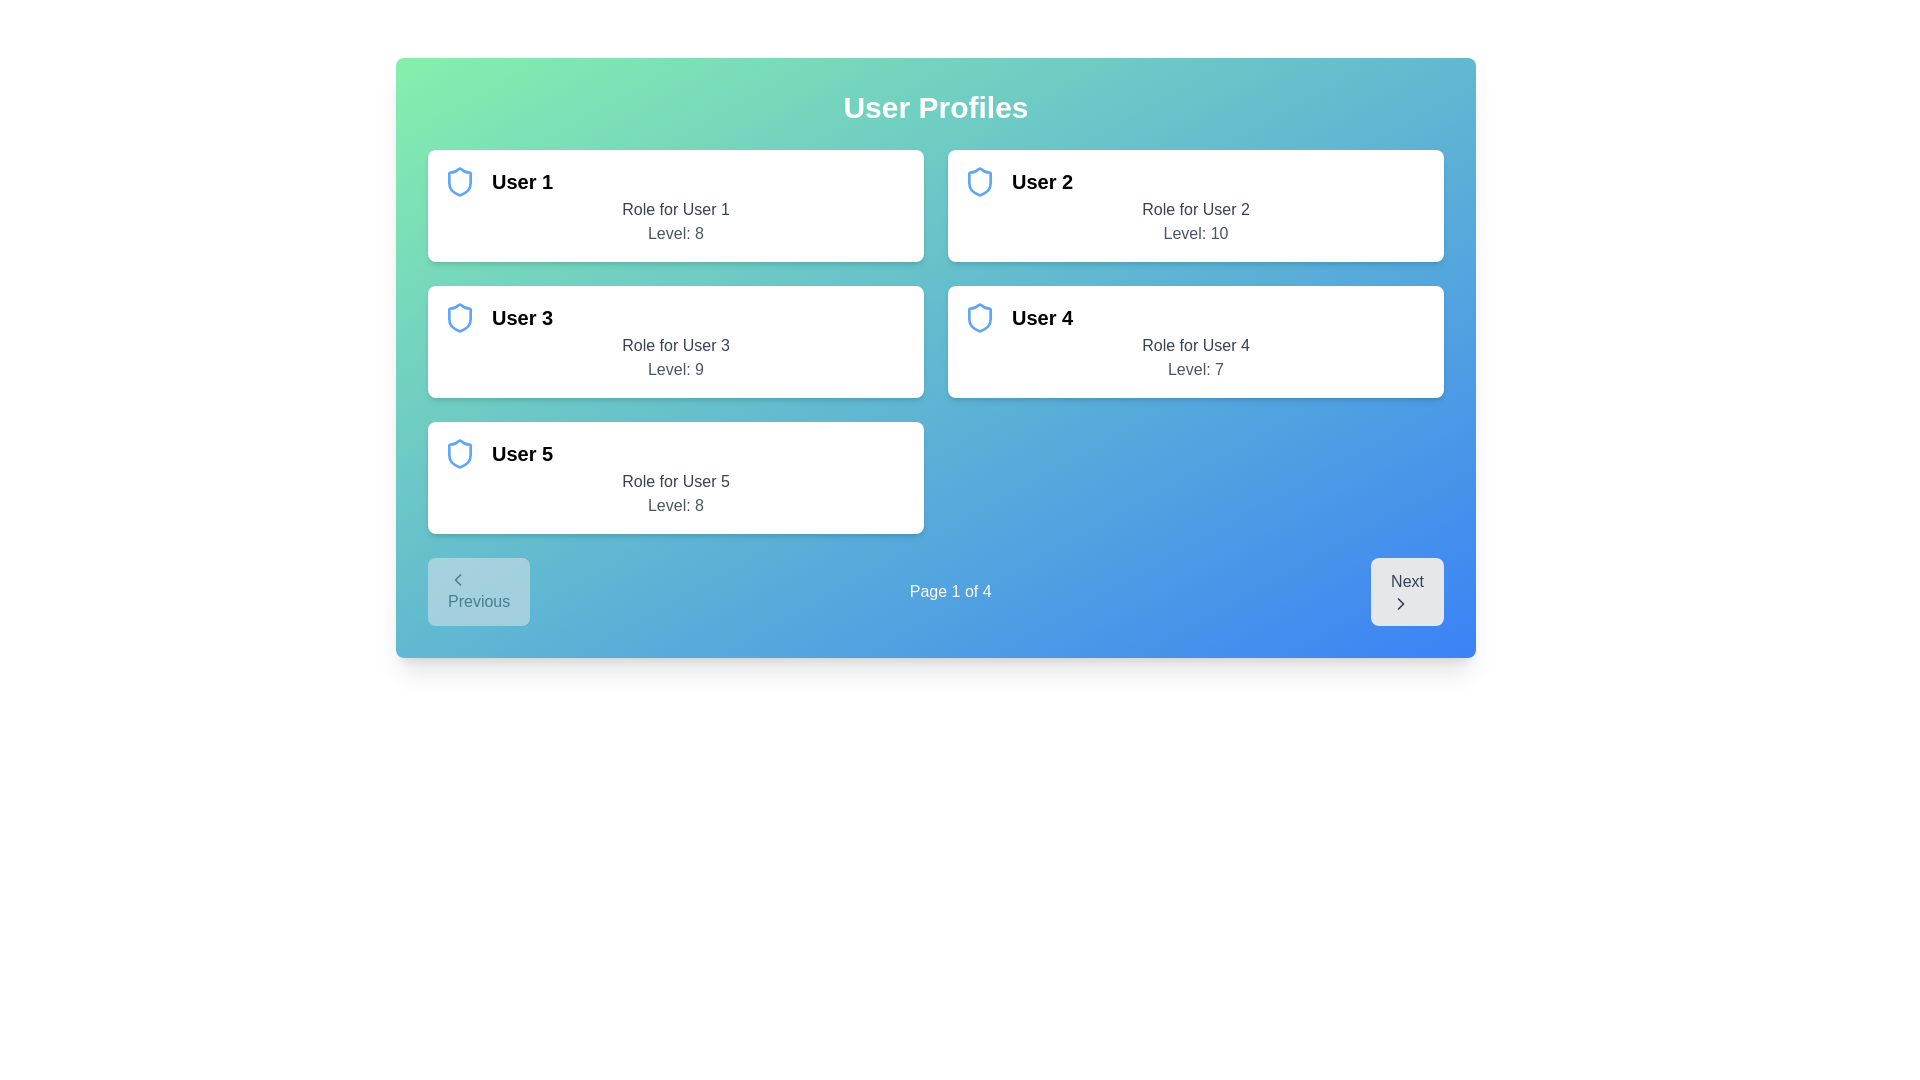  I want to click on details of the user by clicking on the second card in the top row, which displays 'User 2' with a blue shield icon, so click(1195, 205).